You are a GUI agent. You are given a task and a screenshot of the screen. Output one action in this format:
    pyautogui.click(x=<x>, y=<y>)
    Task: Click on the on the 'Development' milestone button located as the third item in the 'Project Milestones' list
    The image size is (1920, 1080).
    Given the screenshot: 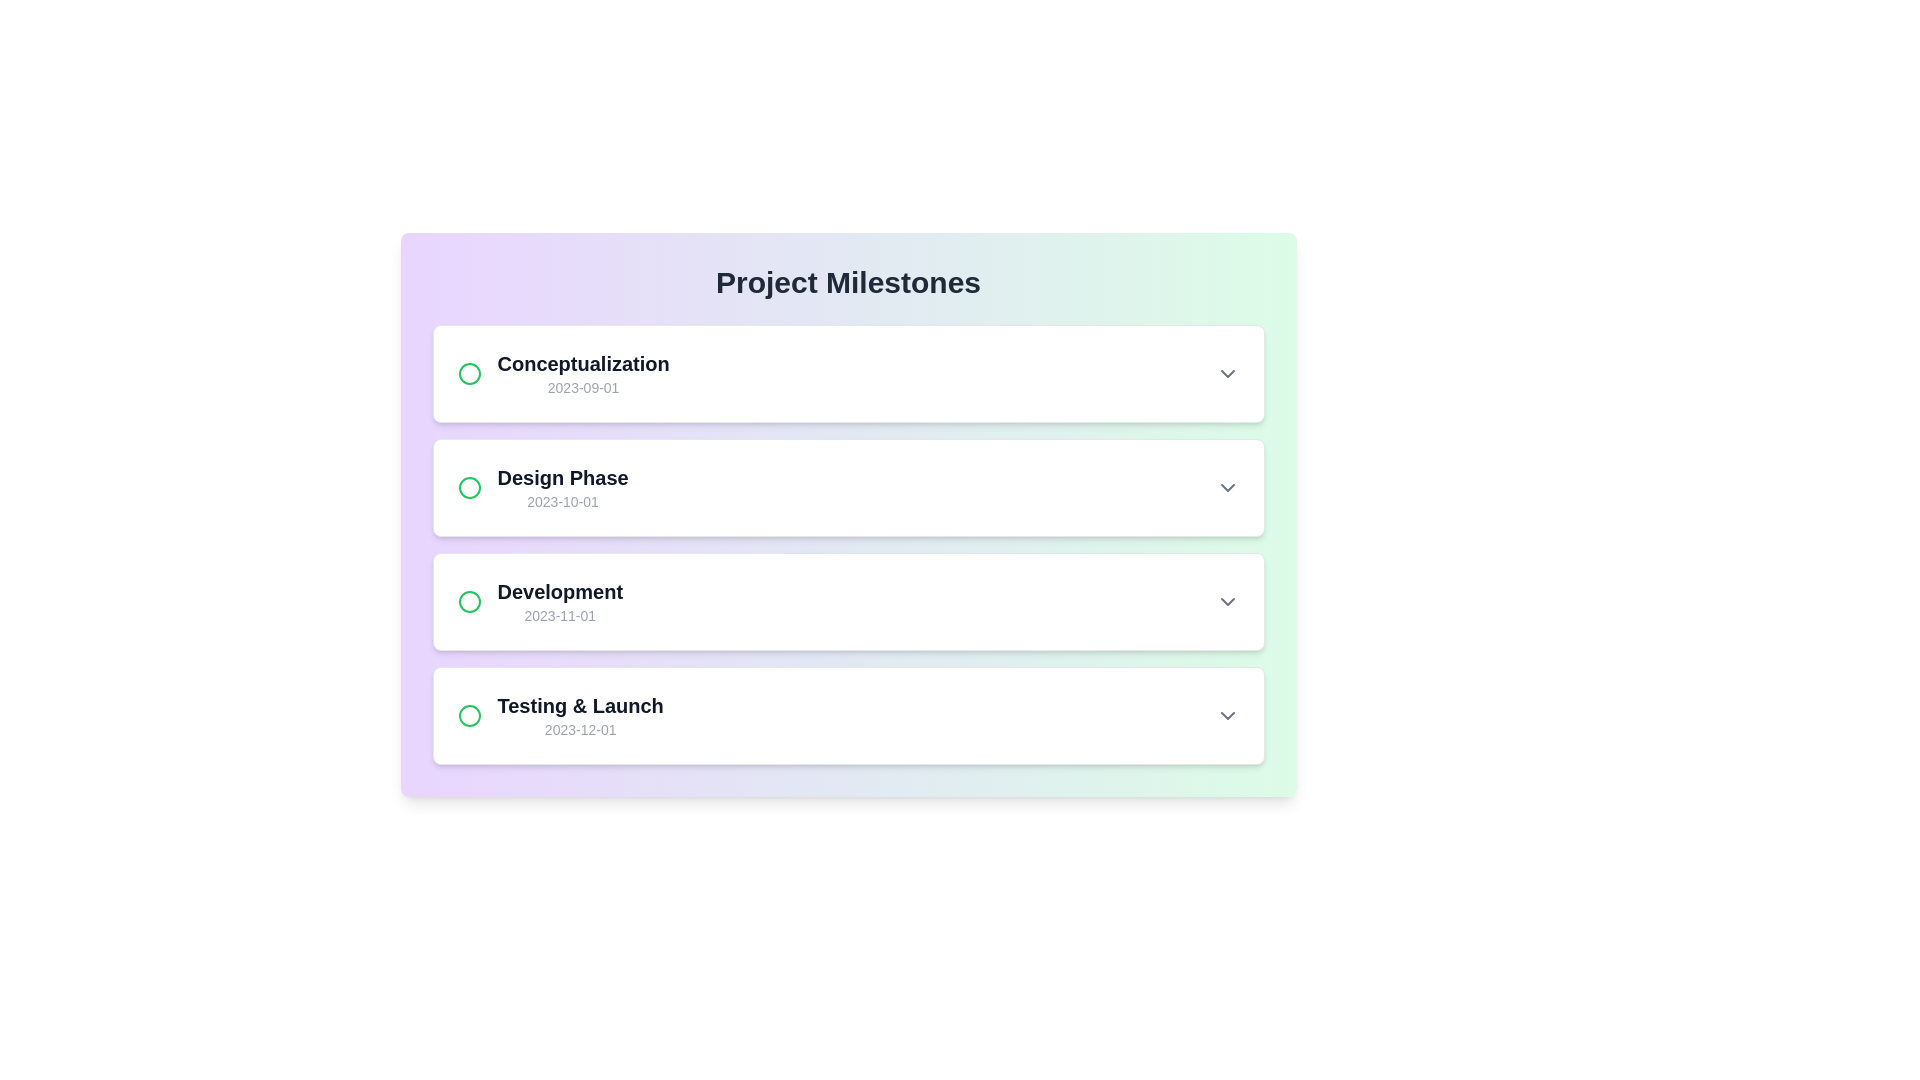 What is the action you would take?
    pyautogui.click(x=848, y=600)
    